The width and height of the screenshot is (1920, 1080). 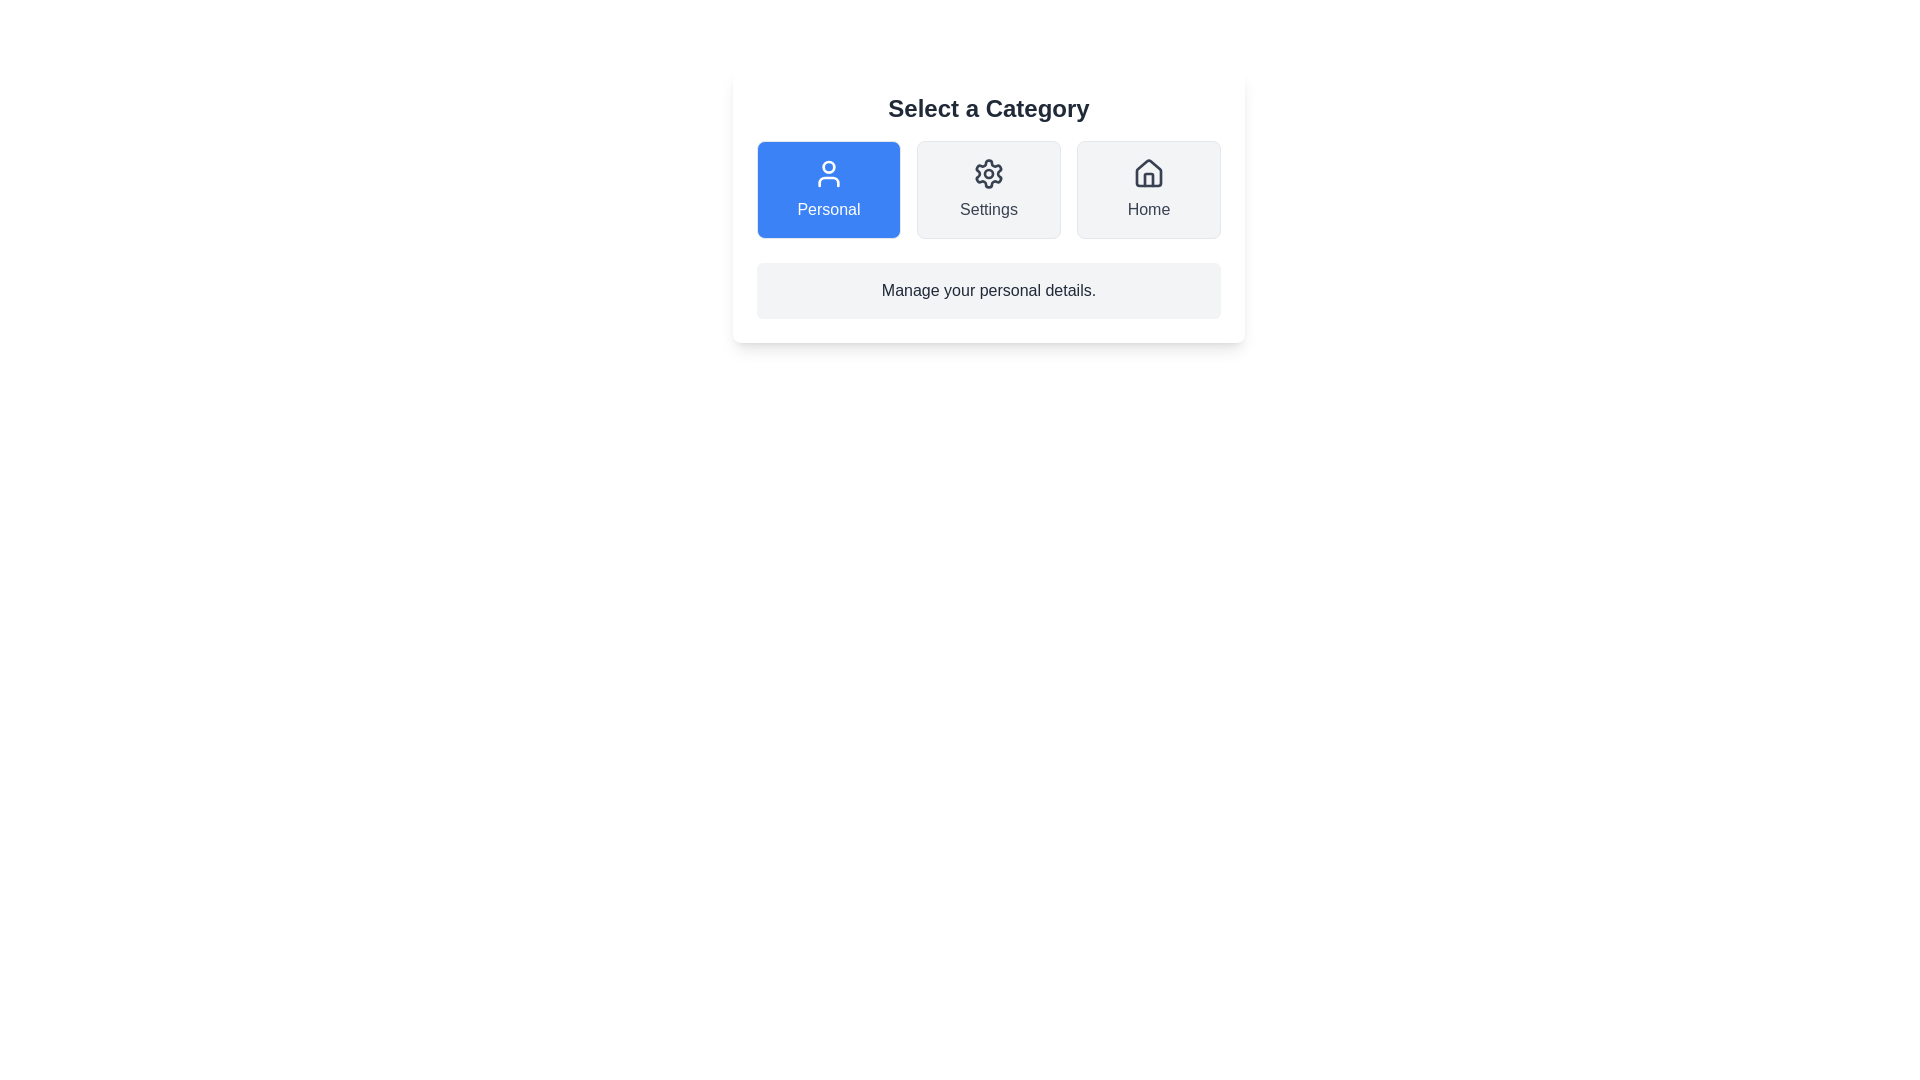 I want to click on the Settings button to select the corresponding category, so click(x=988, y=189).